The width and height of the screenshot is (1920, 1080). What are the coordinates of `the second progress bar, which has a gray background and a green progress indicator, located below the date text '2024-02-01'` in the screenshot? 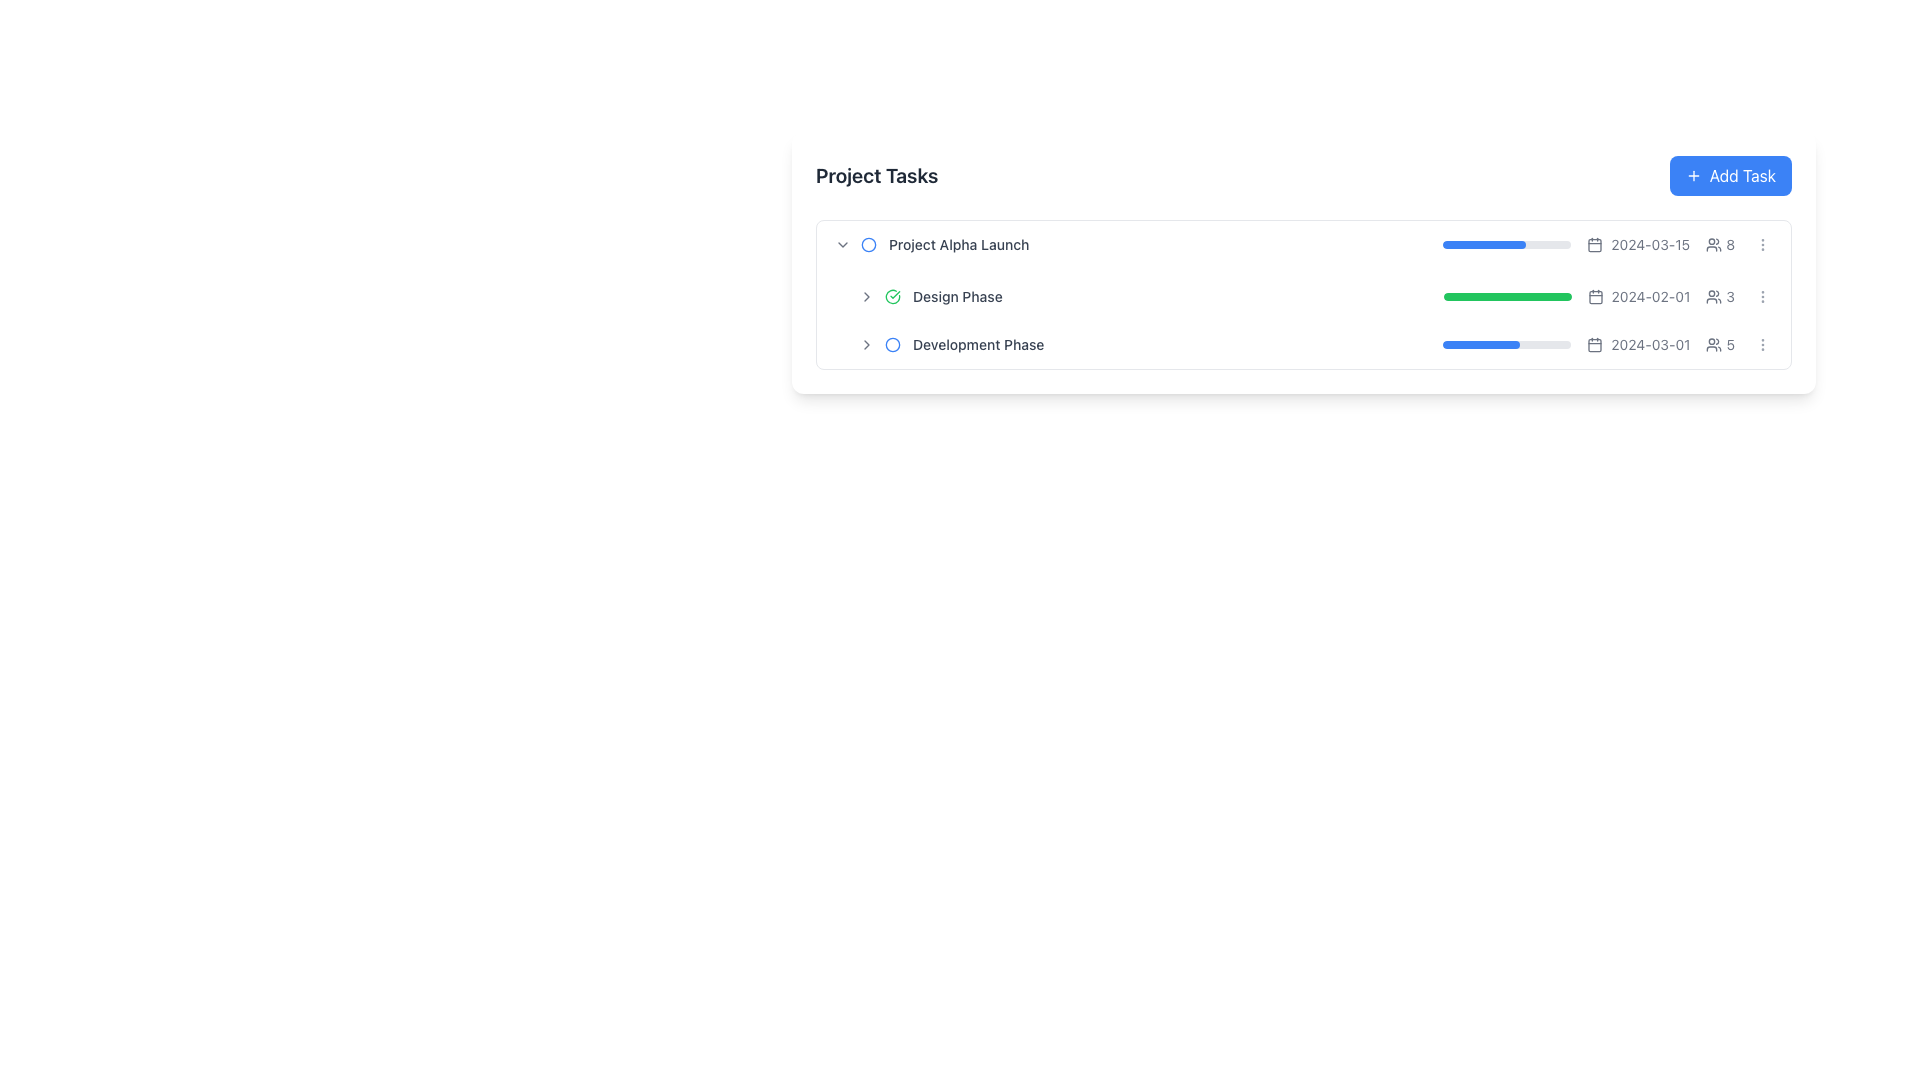 It's located at (1507, 297).